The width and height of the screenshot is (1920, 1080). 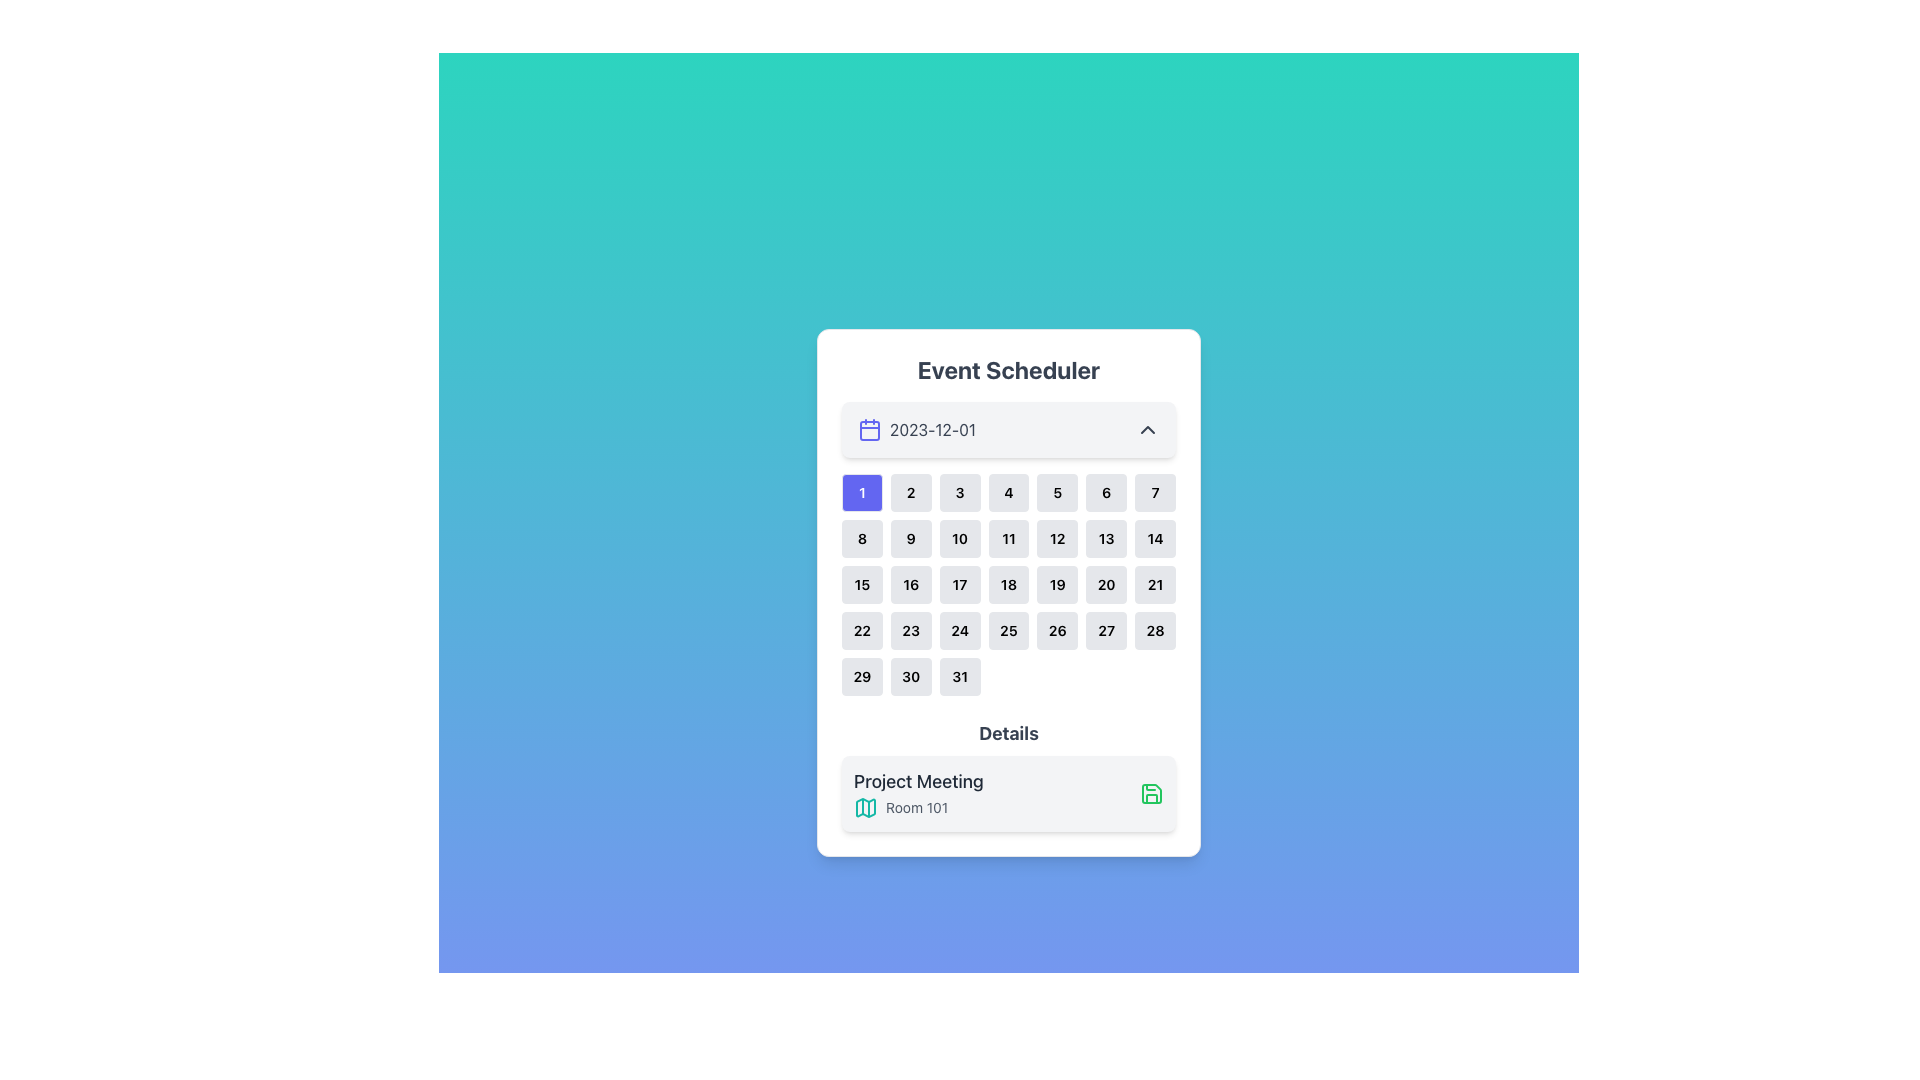 I want to click on the button representing the date '11' in the calendar grid interface, so click(x=1008, y=538).